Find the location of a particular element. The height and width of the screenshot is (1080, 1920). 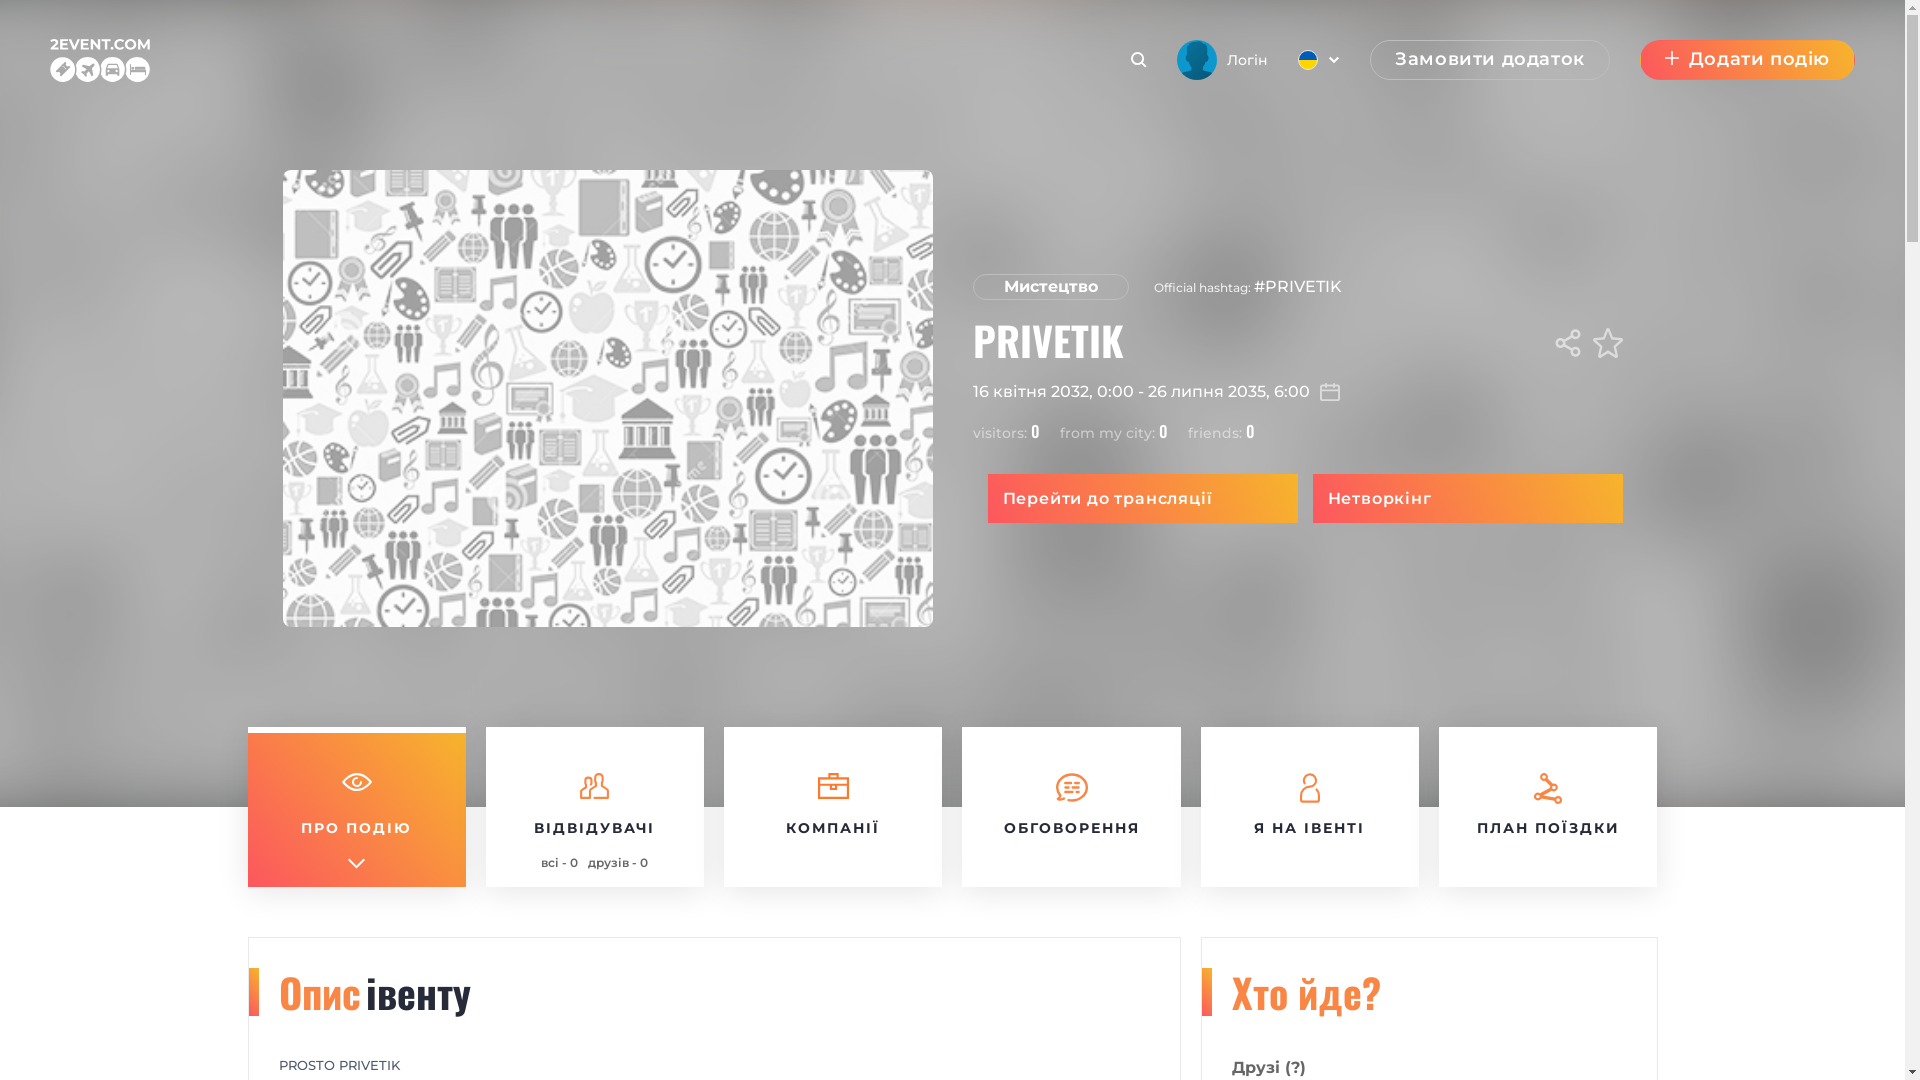

'visitors: 0' is located at coordinates (971, 430).